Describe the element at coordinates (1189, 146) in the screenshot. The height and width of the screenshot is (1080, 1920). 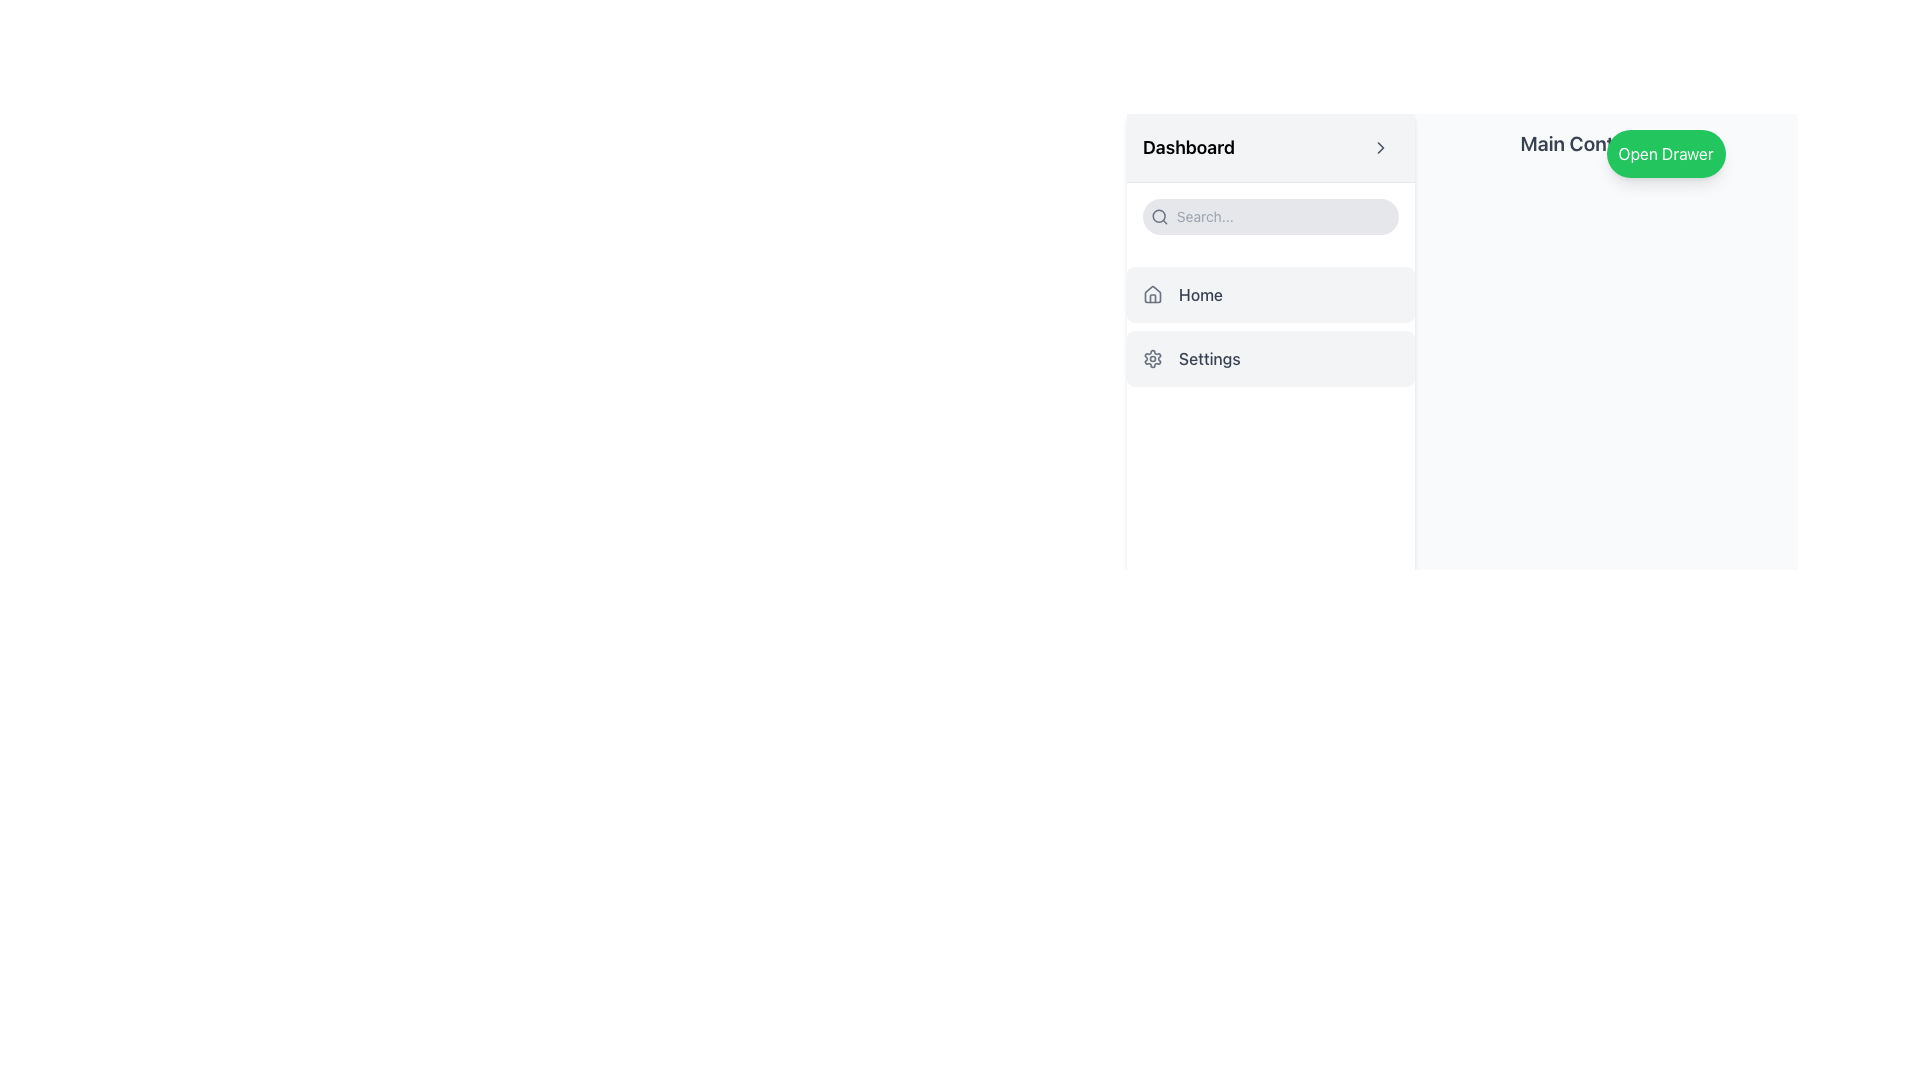
I see `the Text Label that indicates the current active page in the navigation section, located at the top left of the navigation panel` at that location.